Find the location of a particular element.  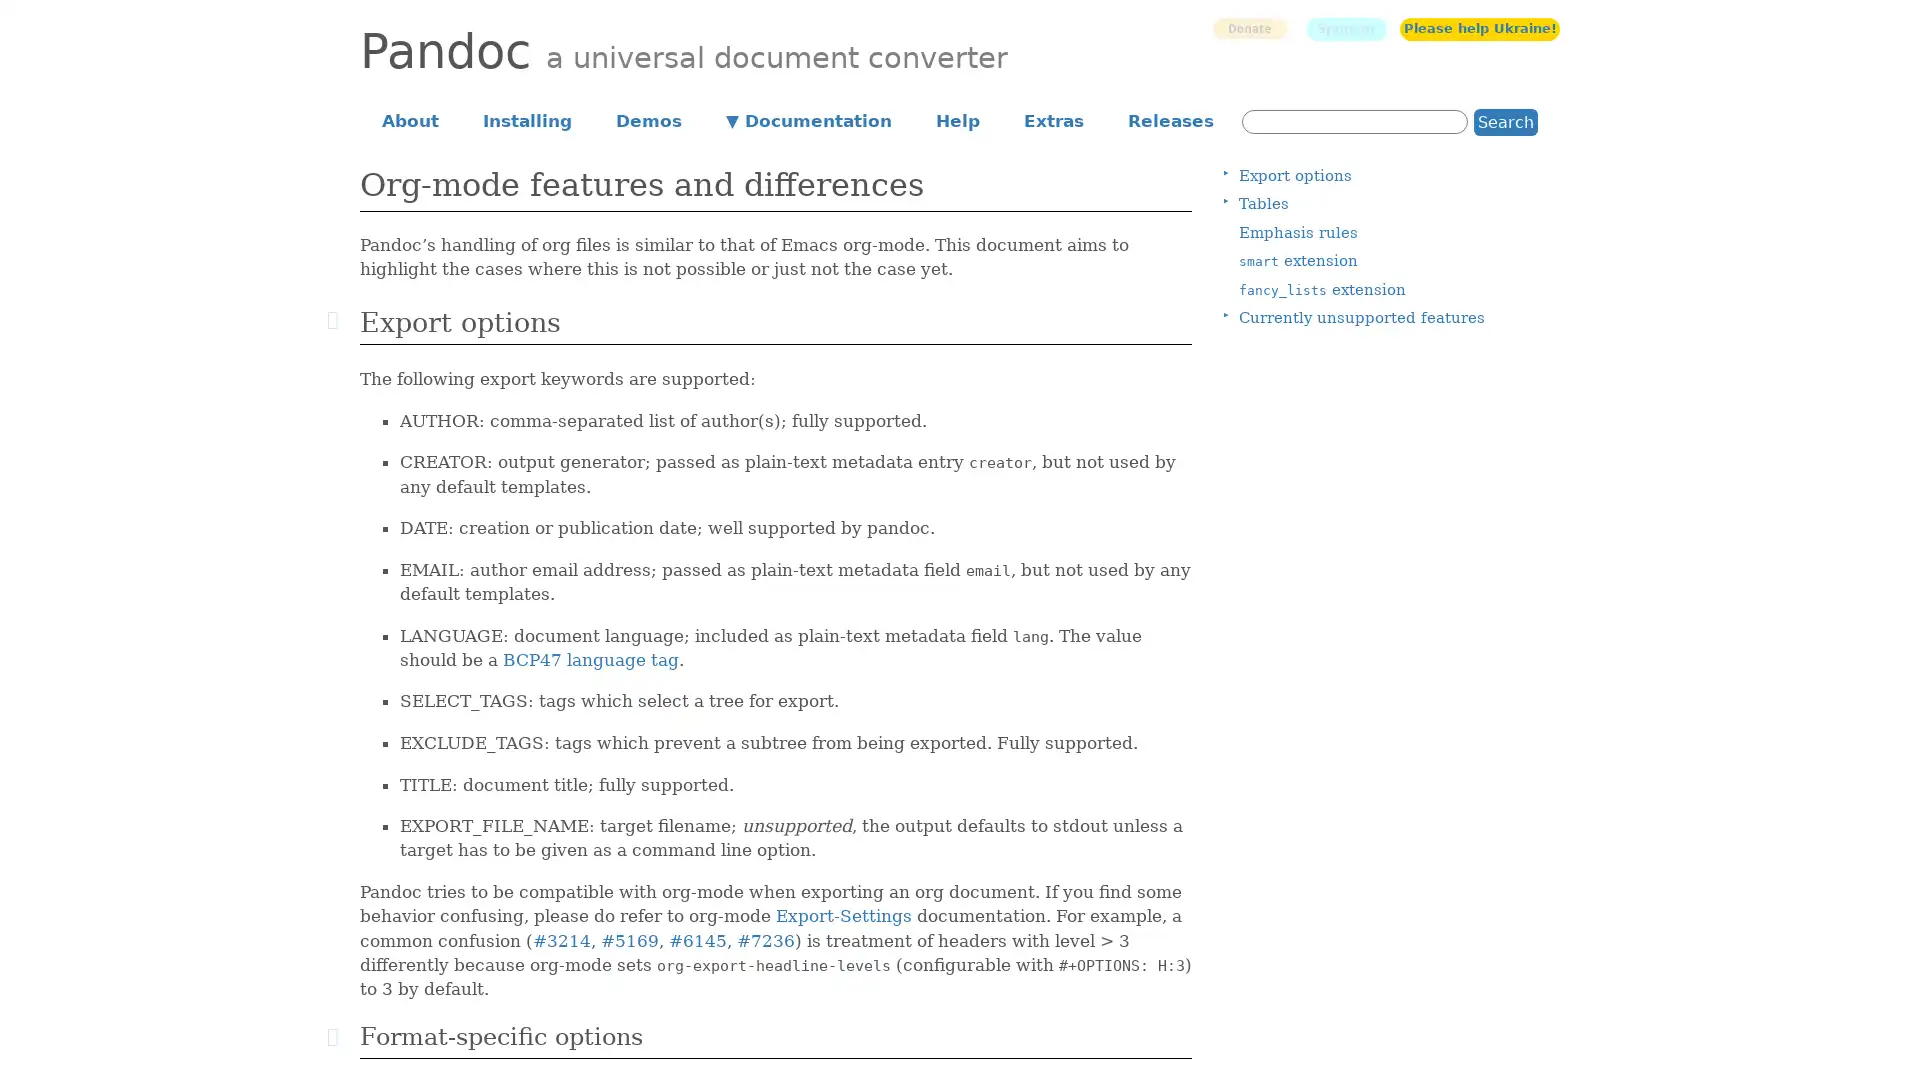

Documentation is located at coordinates (809, 119).